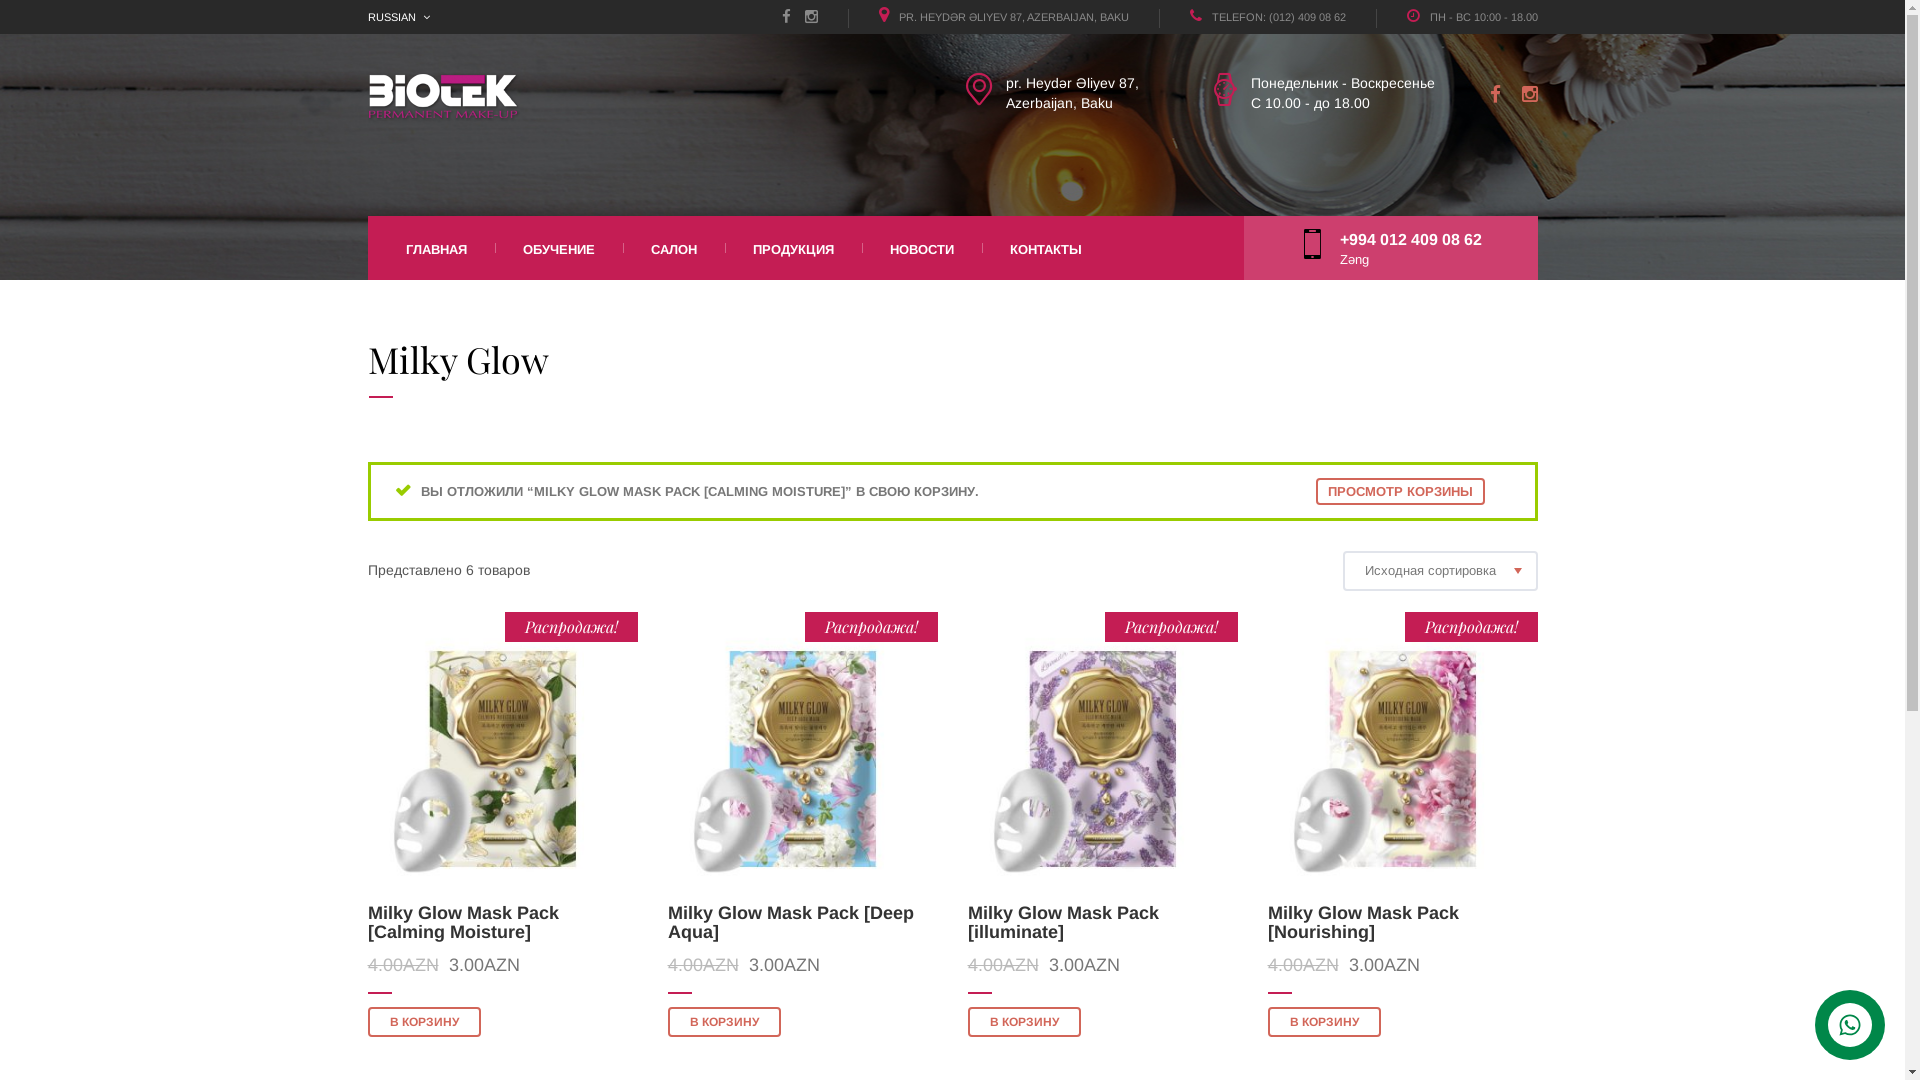 The height and width of the screenshot is (1080, 1920). Describe the element at coordinates (462, 922) in the screenshot. I see `'Milky Glow Mask Pack [Calming Moisture]'` at that location.